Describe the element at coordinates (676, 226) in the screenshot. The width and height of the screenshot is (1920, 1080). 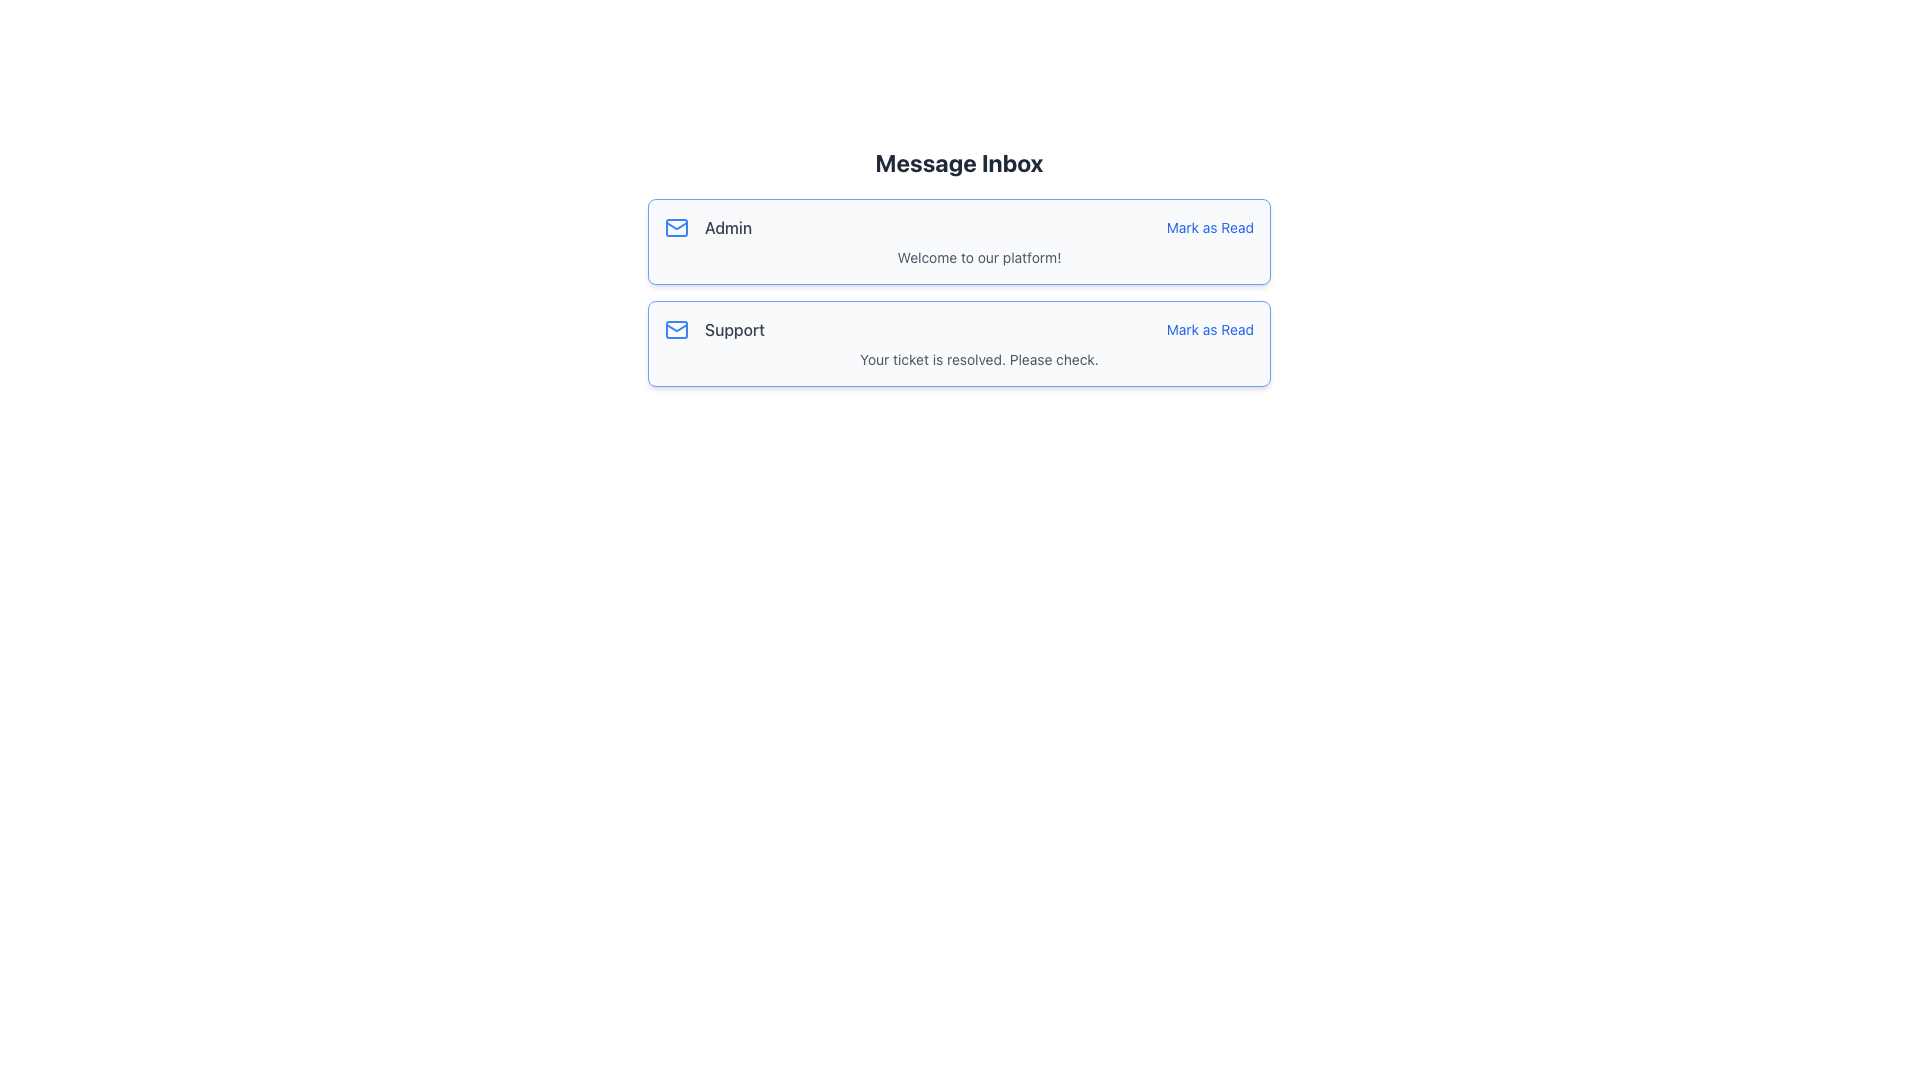
I see `the mail icon with a blue outline and white fill, located in the upper-left corner of the first notification card below 'Message Inbox'` at that location.